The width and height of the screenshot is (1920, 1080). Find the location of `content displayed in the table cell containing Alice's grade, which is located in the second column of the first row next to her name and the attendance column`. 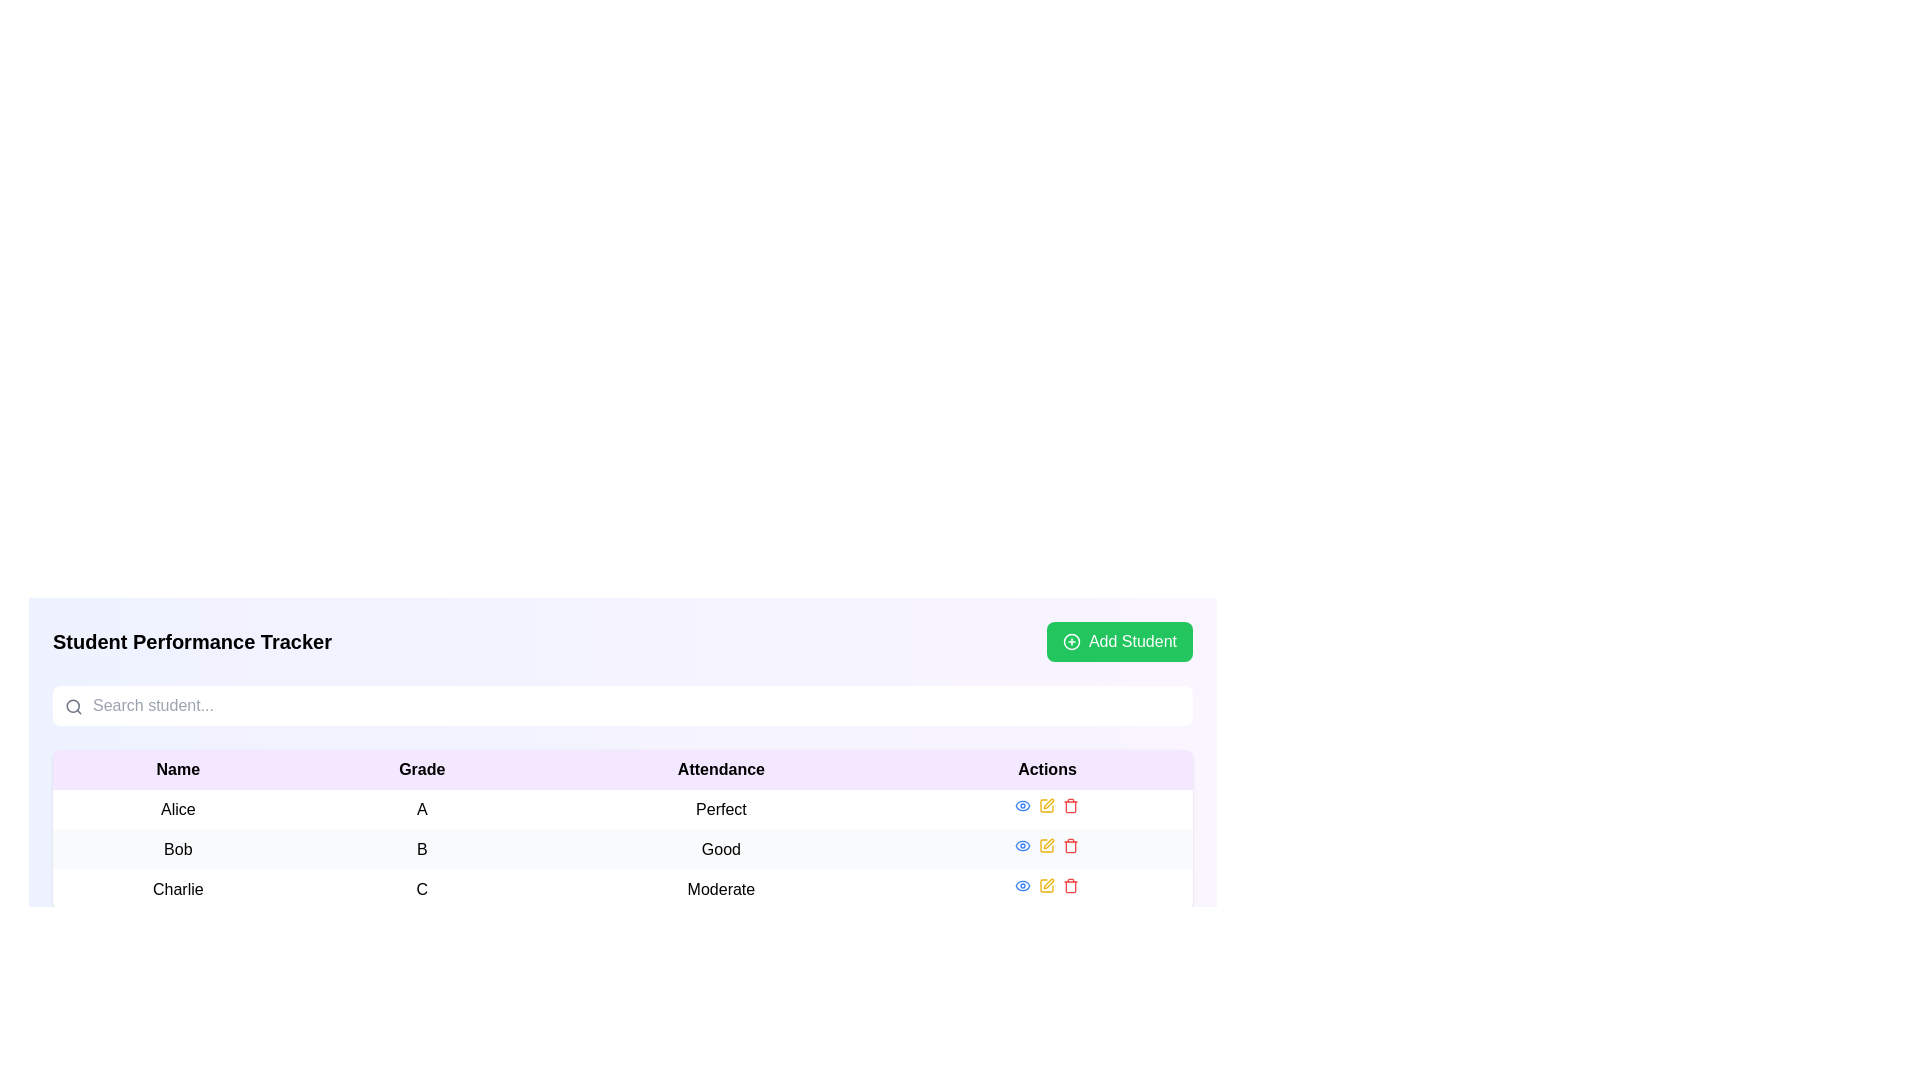

content displayed in the table cell containing Alice's grade, which is located in the second column of the first row next to her name and the attendance column is located at coordinates (421, 810).